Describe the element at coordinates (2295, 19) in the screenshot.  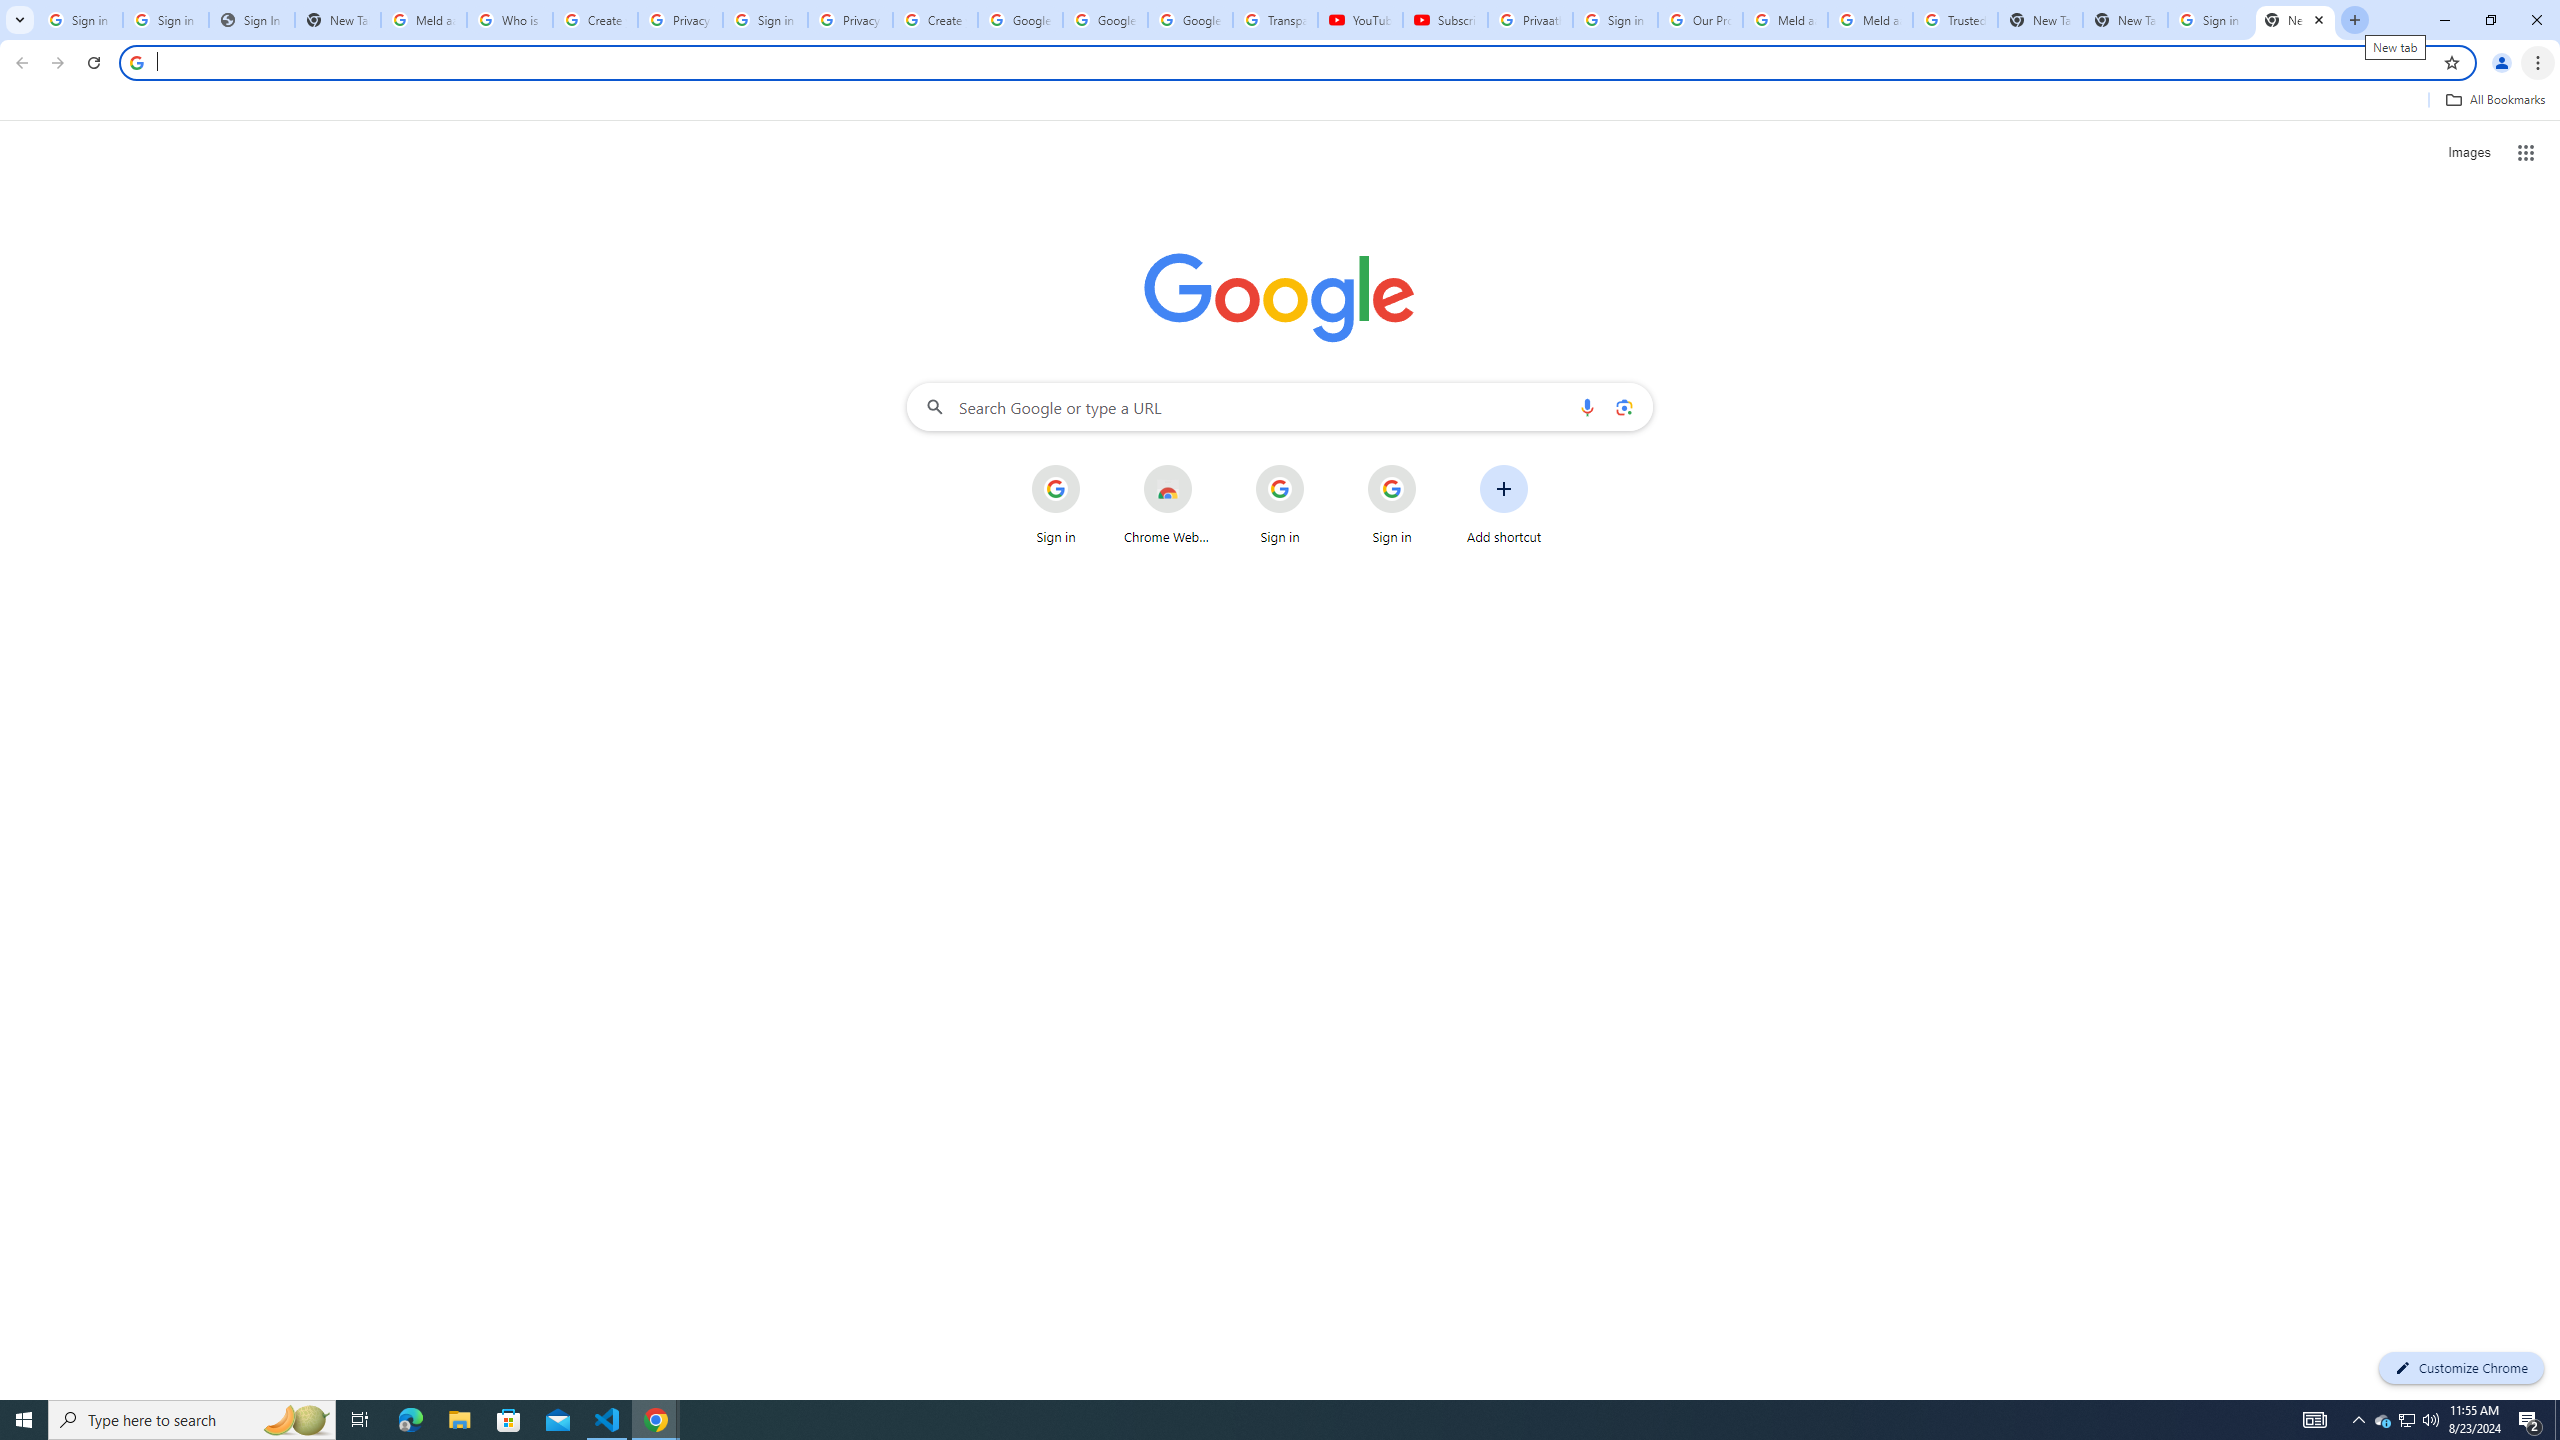
I see `'New Tab'` at that location.